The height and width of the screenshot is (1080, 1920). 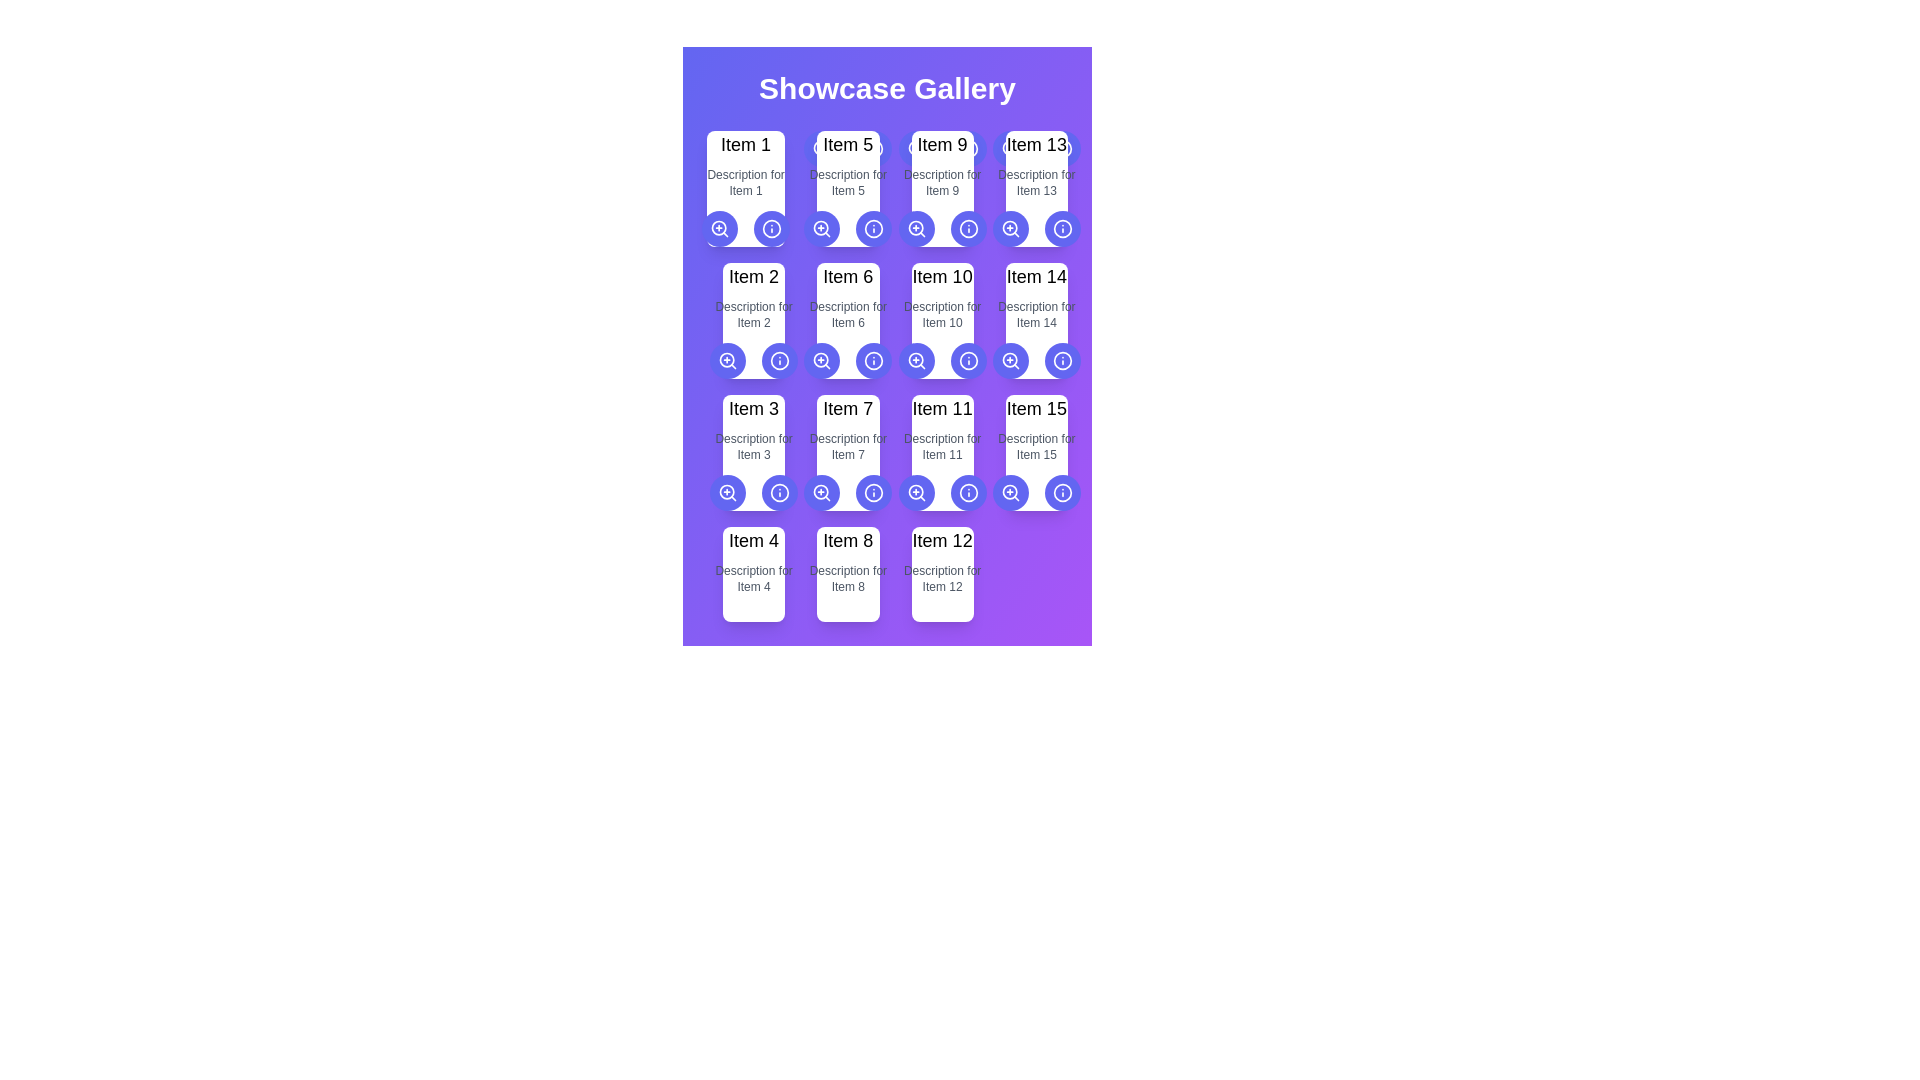 What do you see at coordinates (745, 189) in the screenshot?
I see `the Text block displaying 'Item 1' and its description 'Description for Item 1', located in the top left corner of the grid under the 'Showcase Gallery' header` at bounding box center [745, 189].